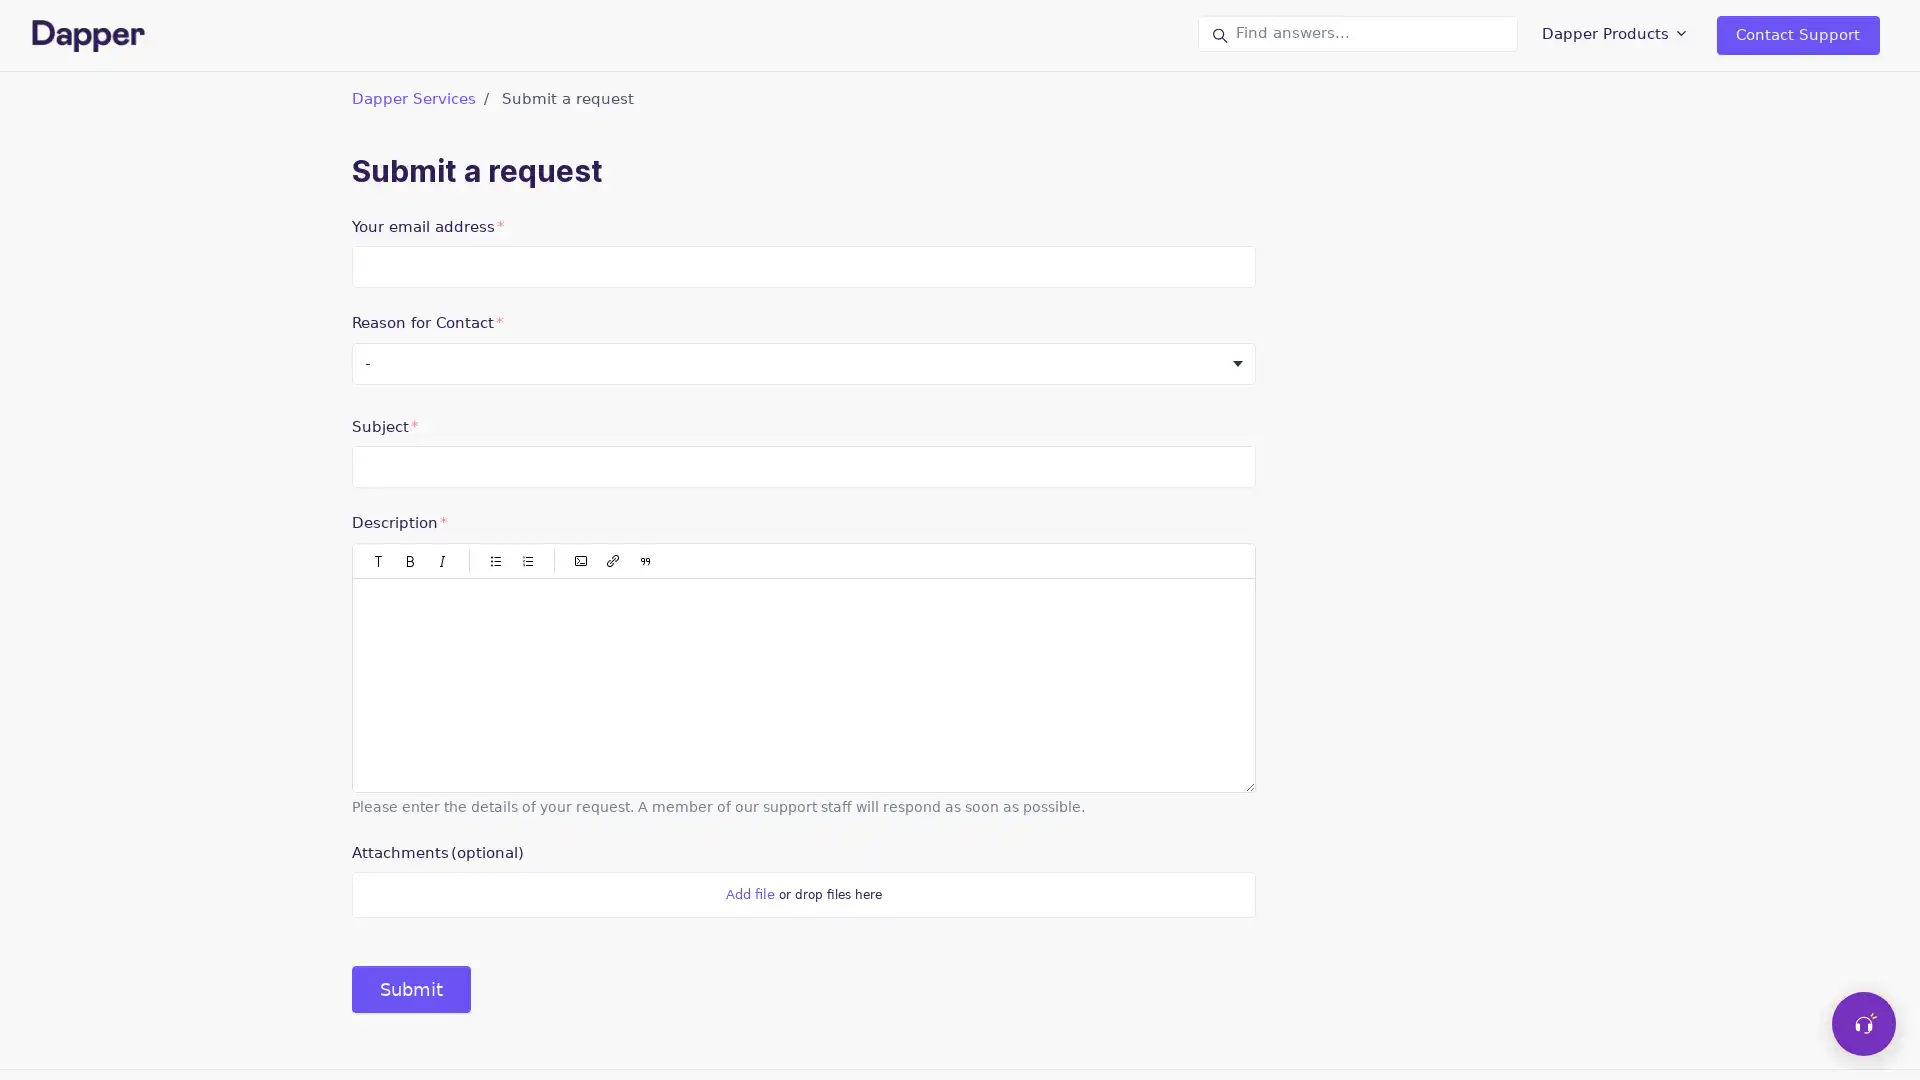 This screenshot has width=1920, height=1080. I want to click on Submit, so click(410, 988).